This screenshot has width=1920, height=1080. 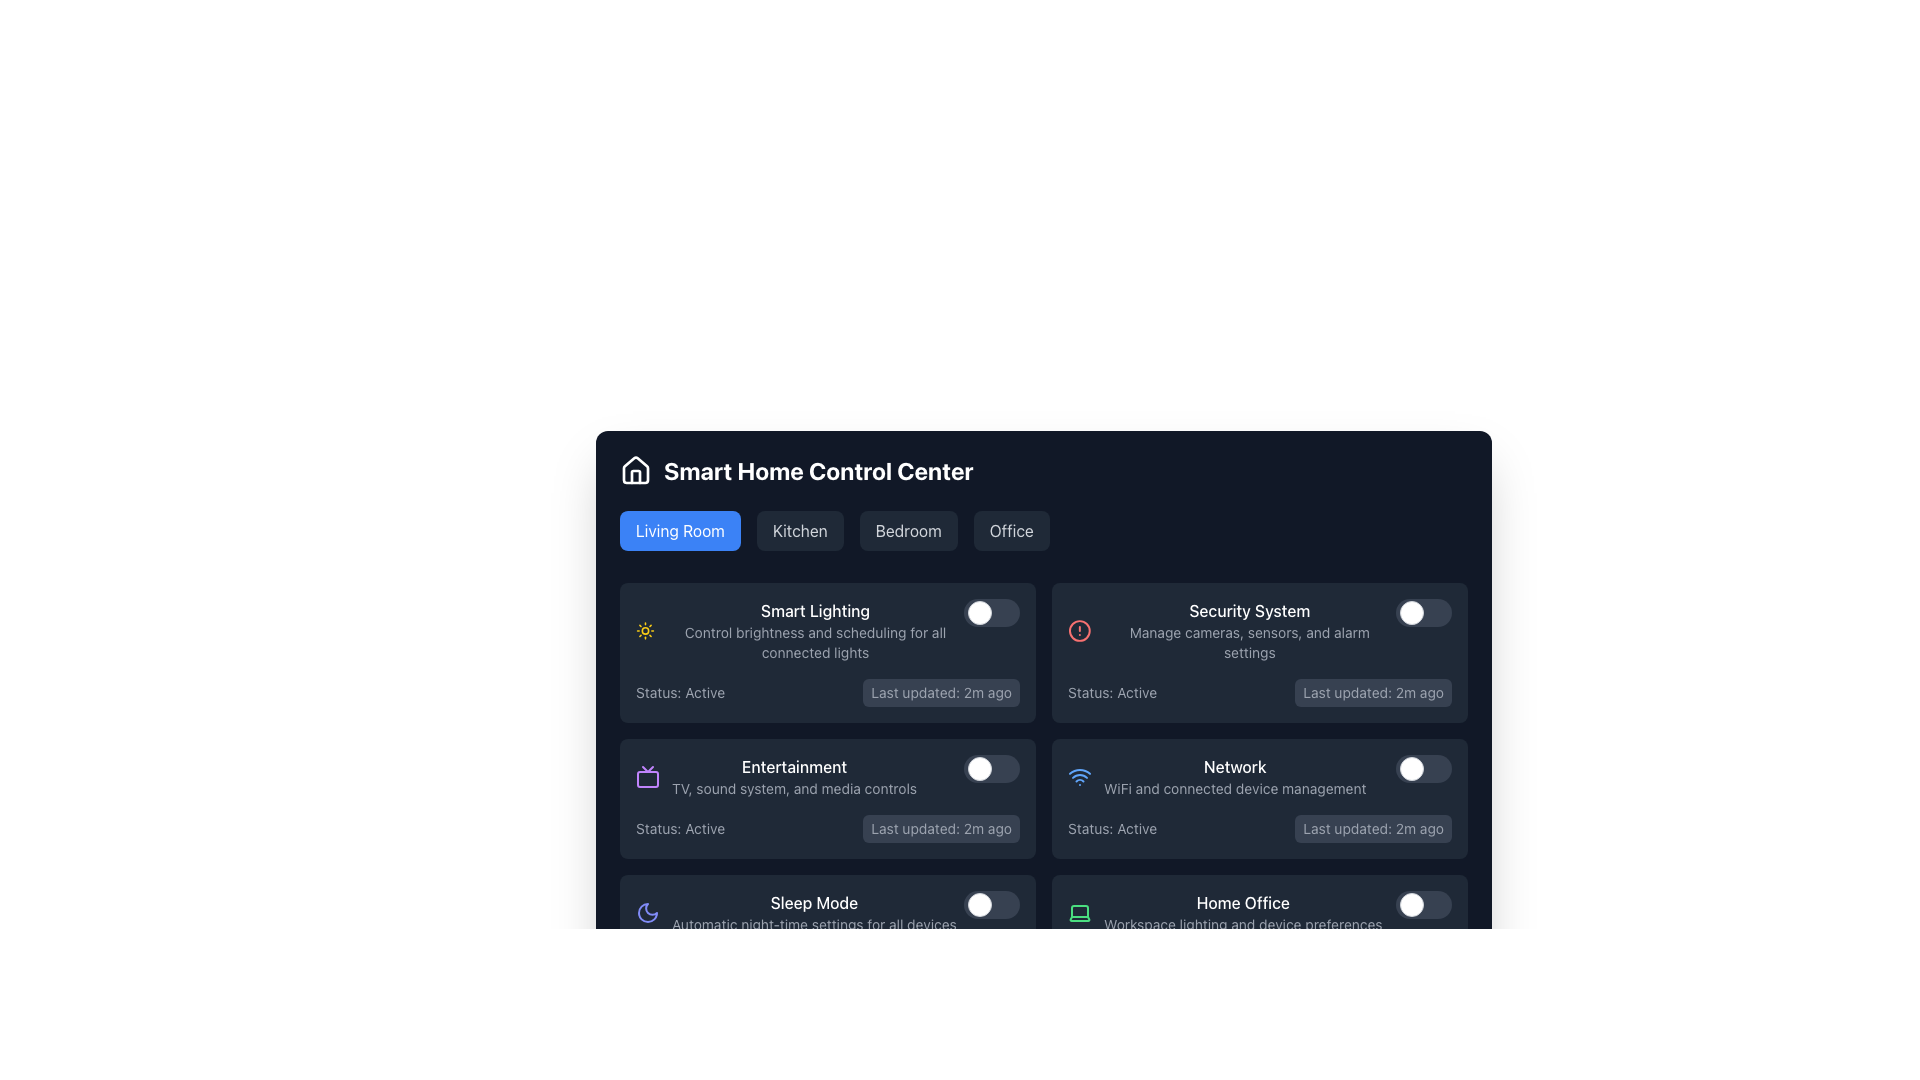 What do you see at coordinates (1234, 775) in the screenshot?
I see `the Text label that provides information related to network settings, located in the second column of the third row beneath the 'Security System' section` at bounding box center [1234, 775].